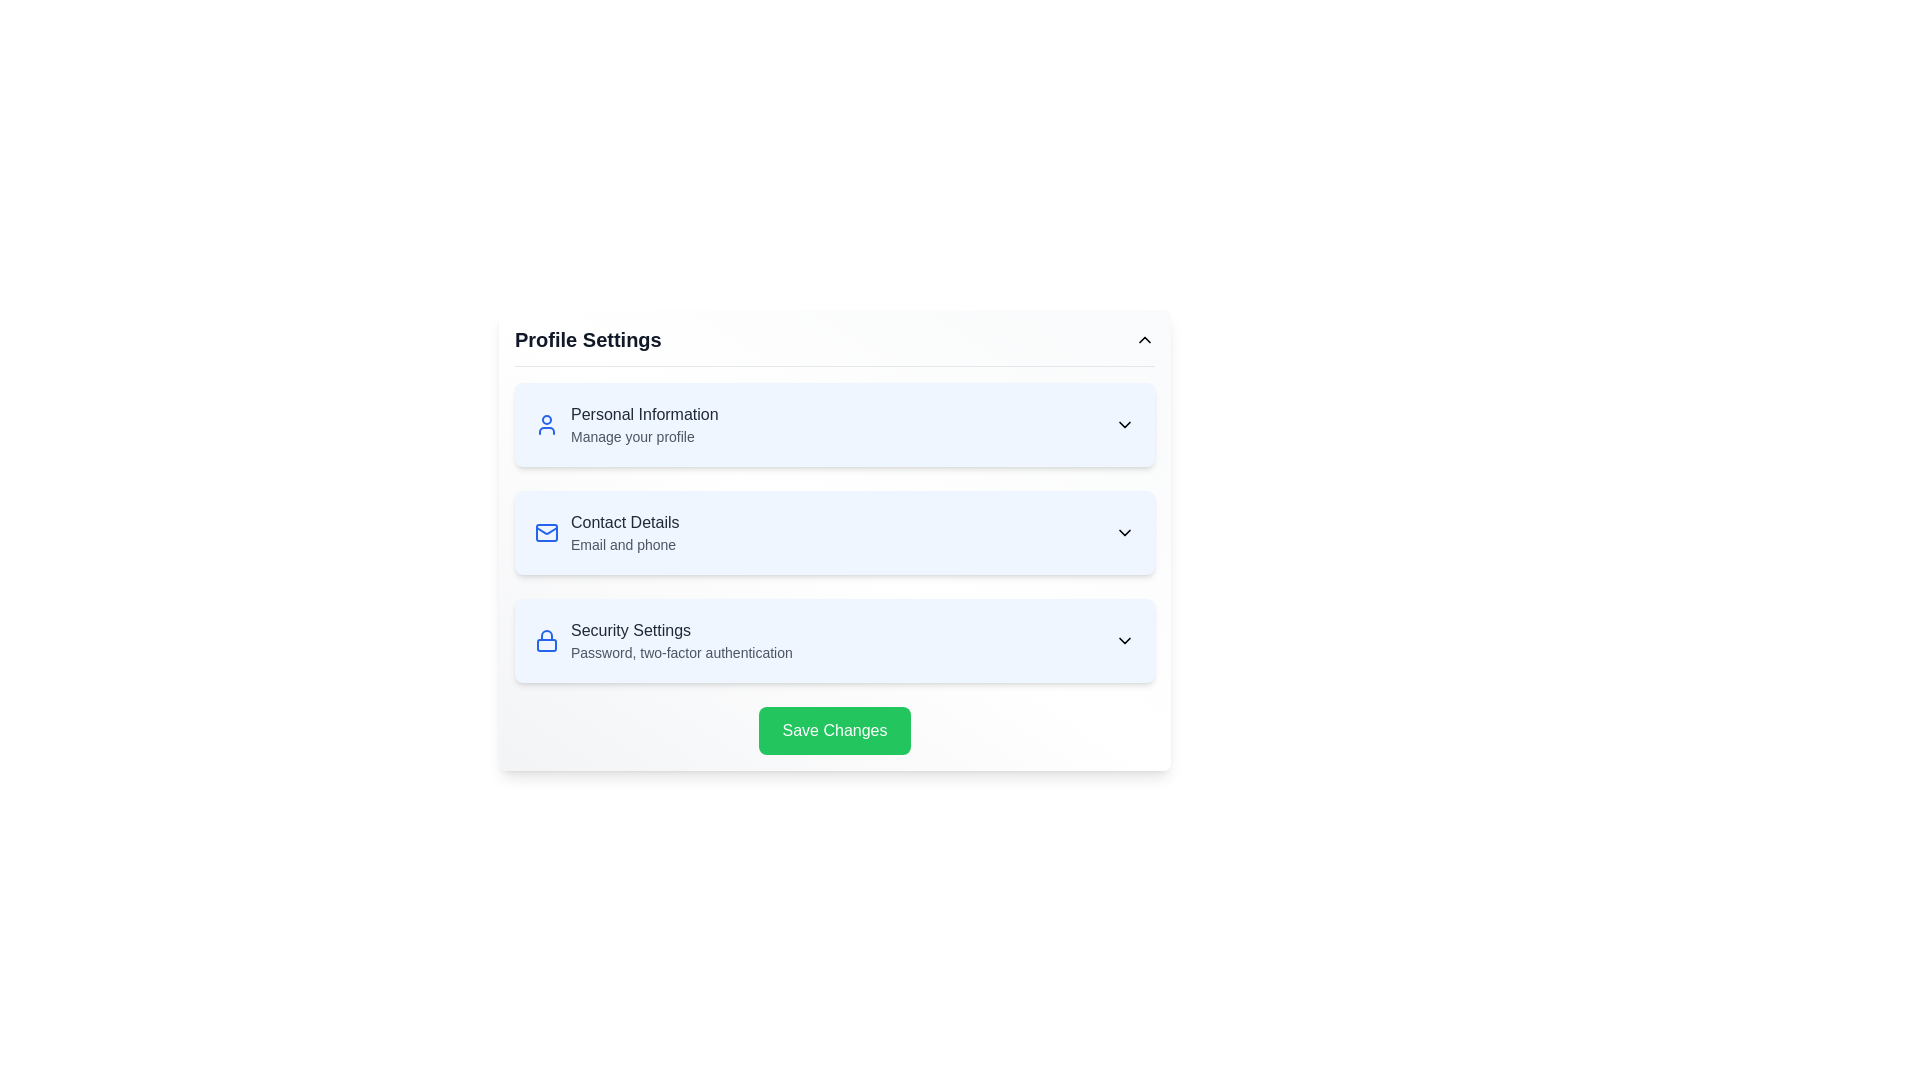  Describe the element at coordinates (606, 531) in the screenshot. I see `the 'Contact Methods' text with an envelope icon located below 'Personal Information' and above 'Security Settings' in the Profile Settings` at that location.